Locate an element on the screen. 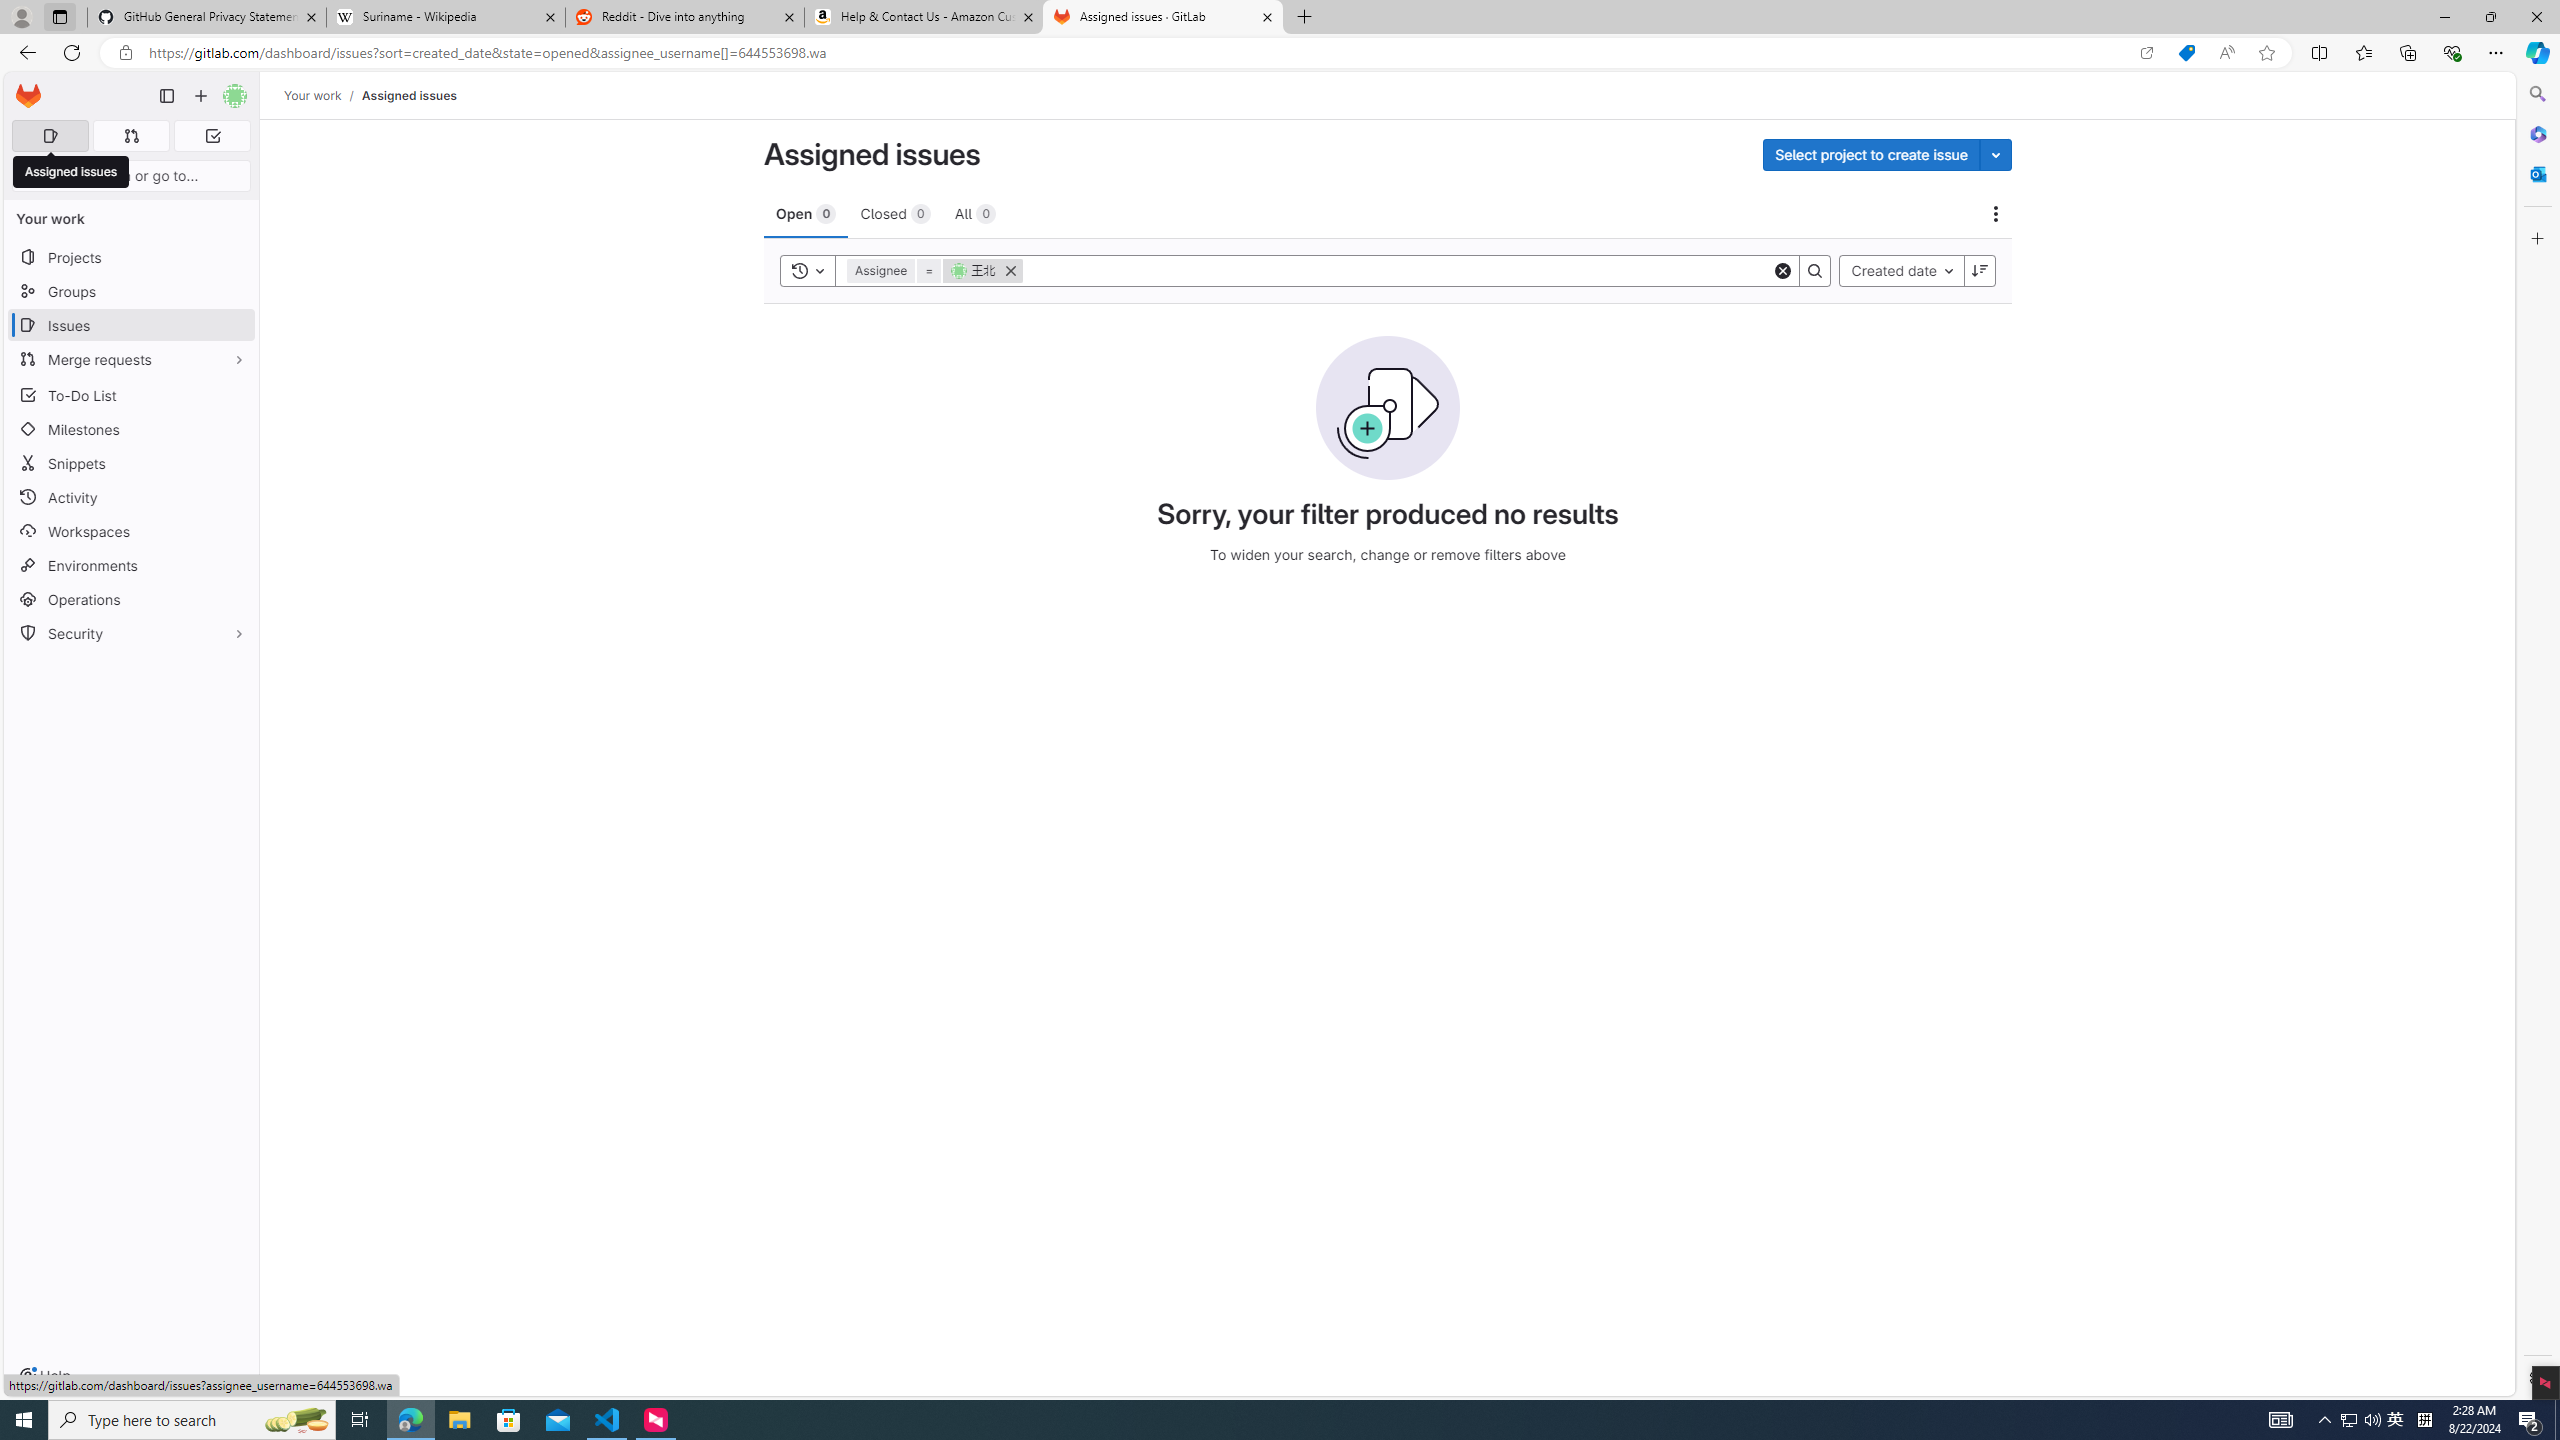  'Issues' is located at coordinates (130, 325).